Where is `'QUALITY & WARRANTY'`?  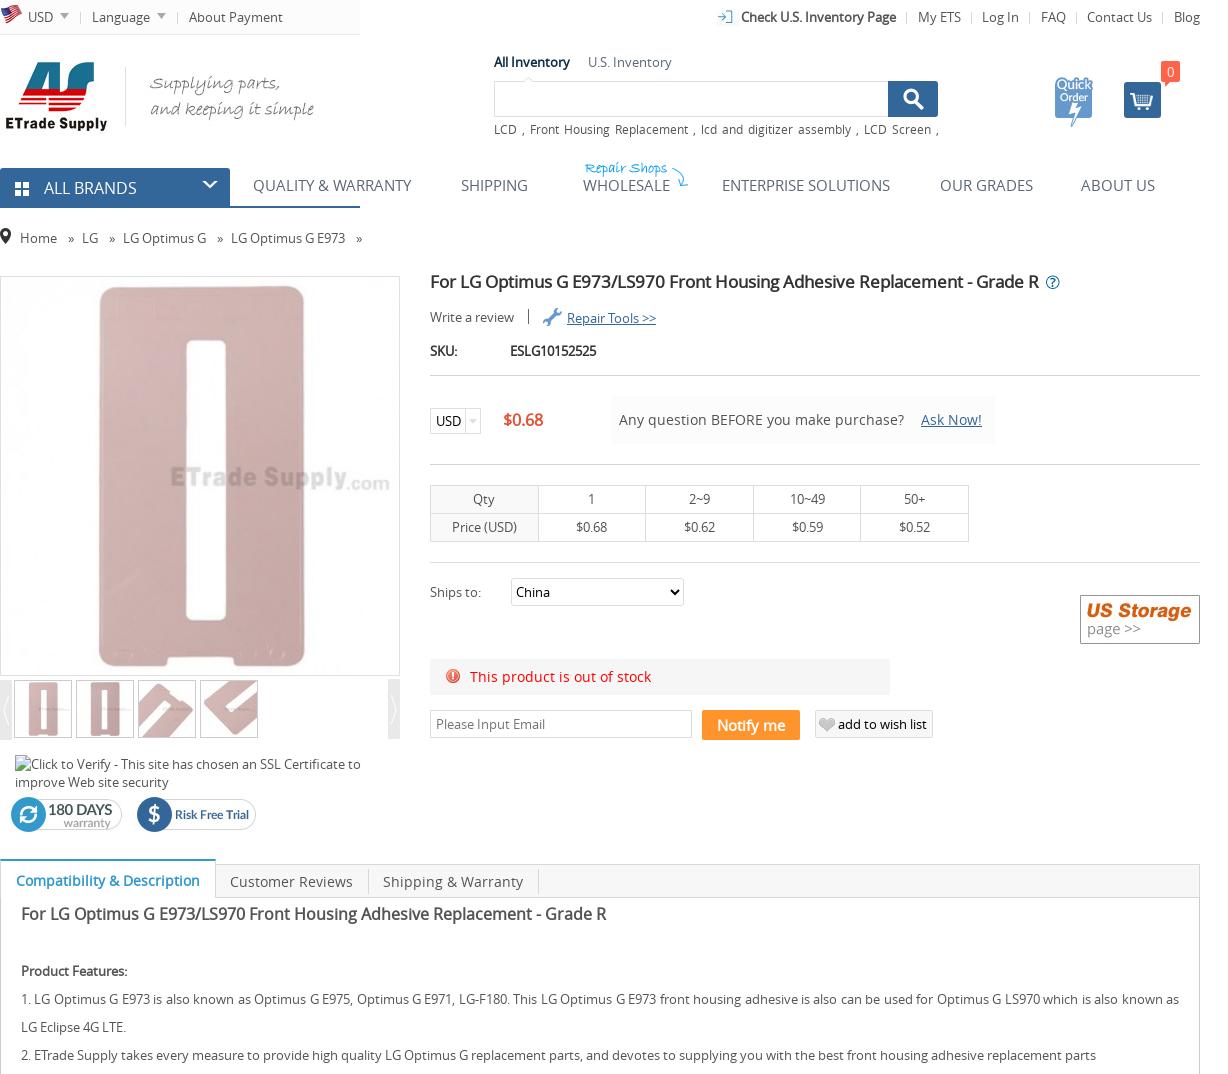
'QUALITY & WARRANTY' is located at coordinates (332, 185).